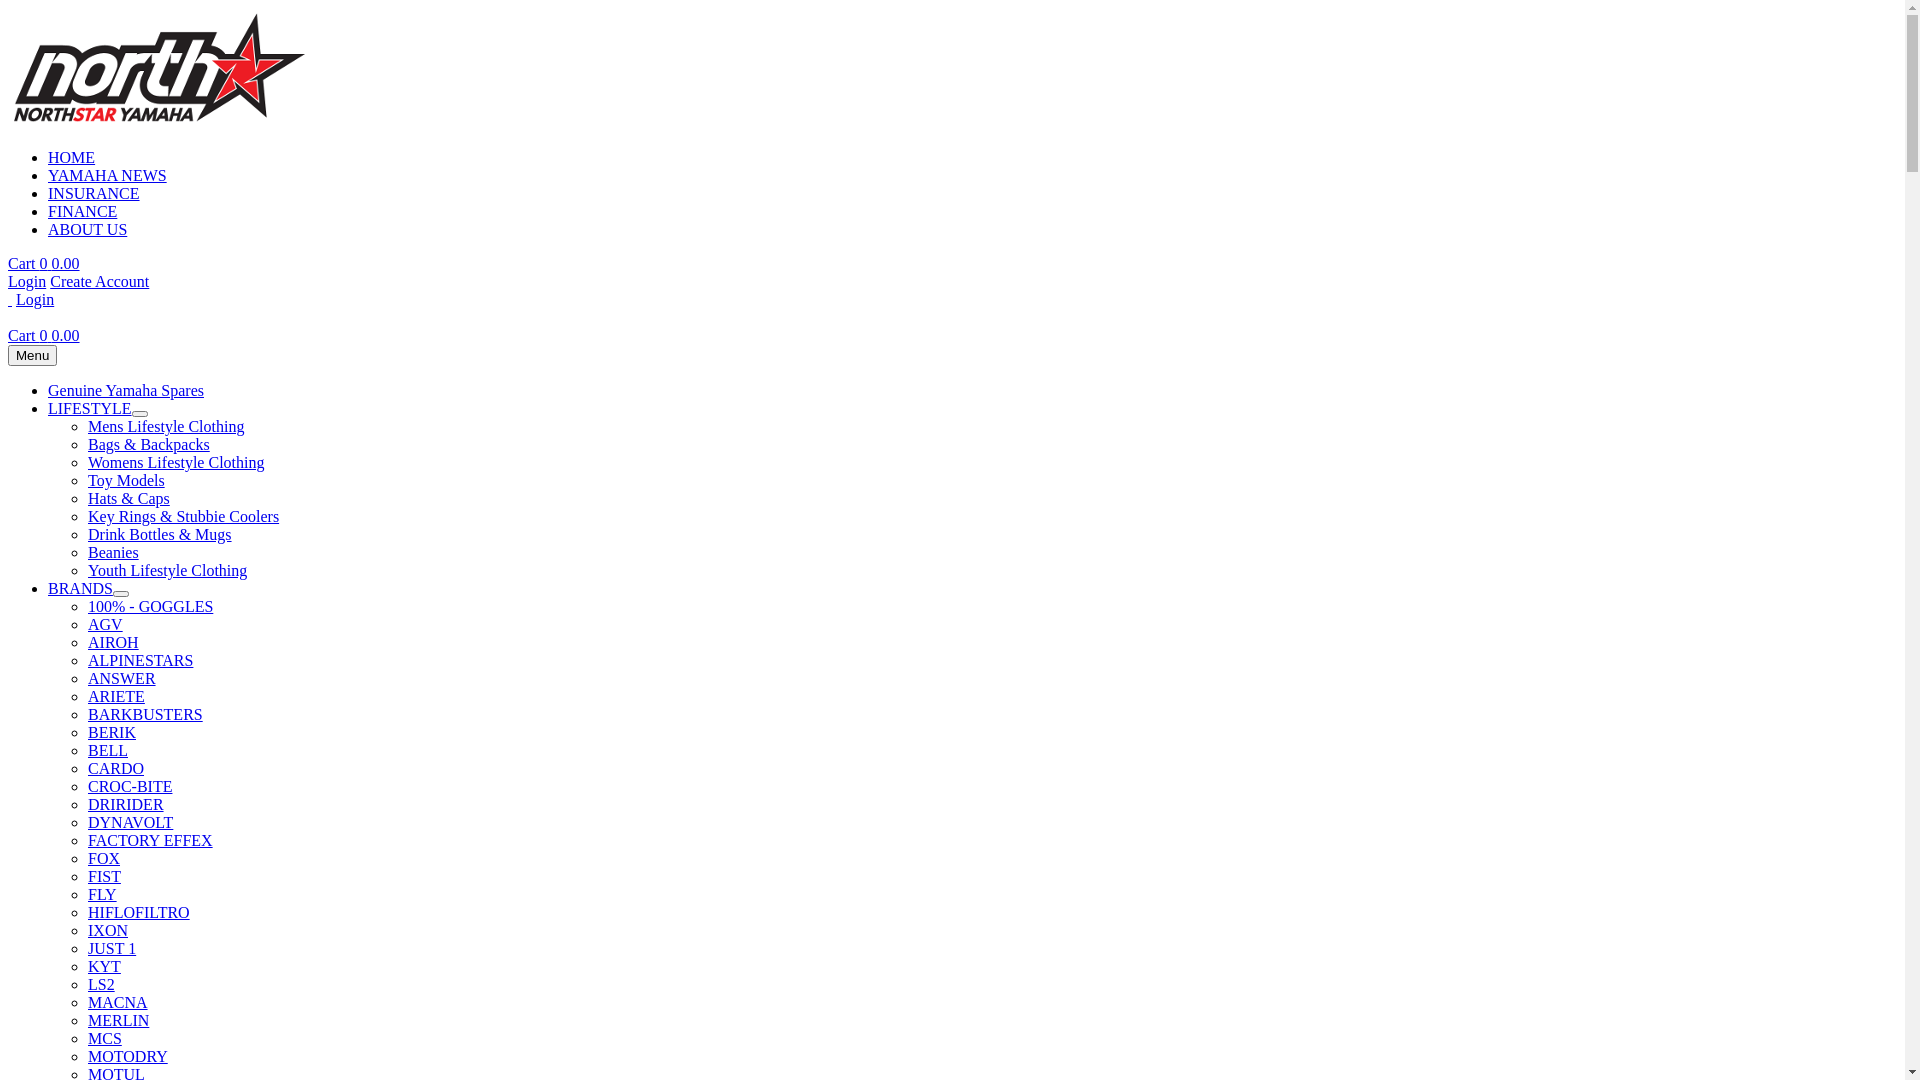 The width and height of the screenshot is (1920, 1080). I want to click on 'Drink Bottles & Mugs', so click(158, 533).